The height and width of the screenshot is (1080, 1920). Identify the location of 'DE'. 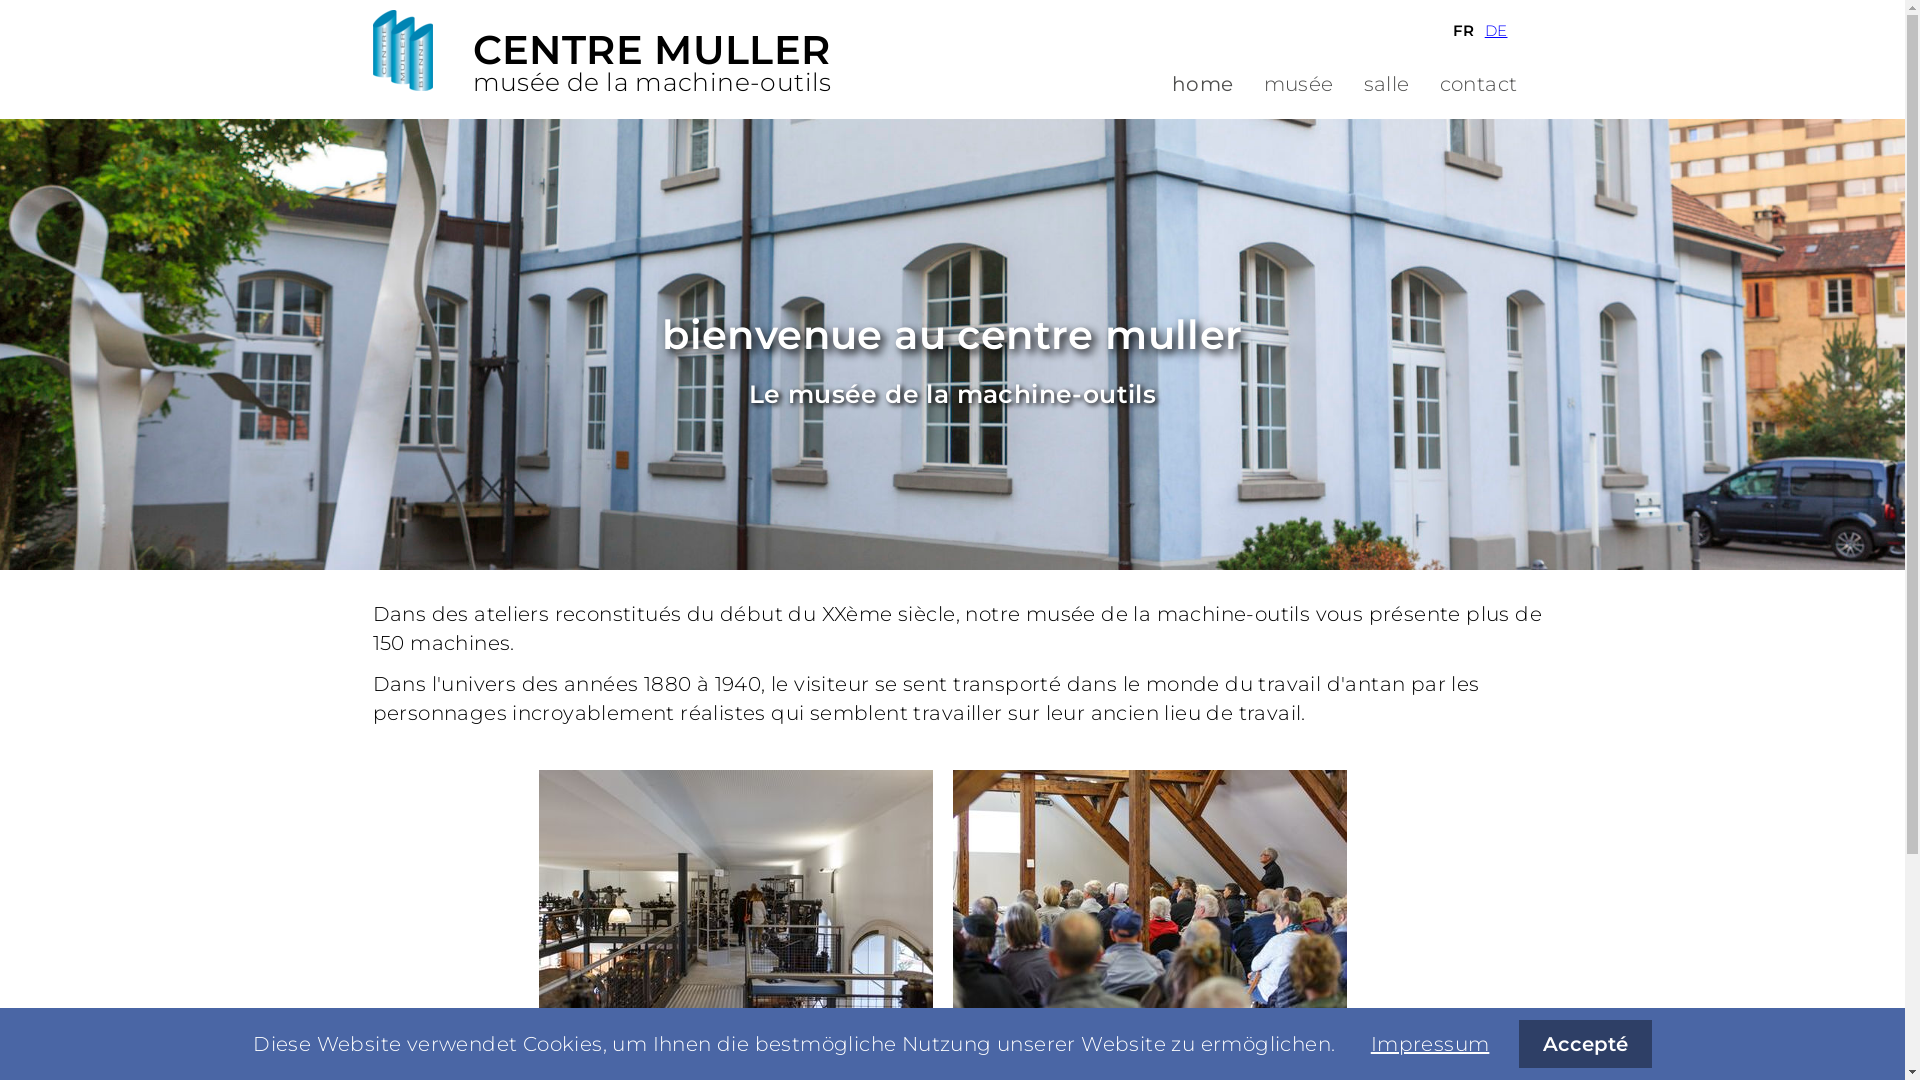
(1496, 30).